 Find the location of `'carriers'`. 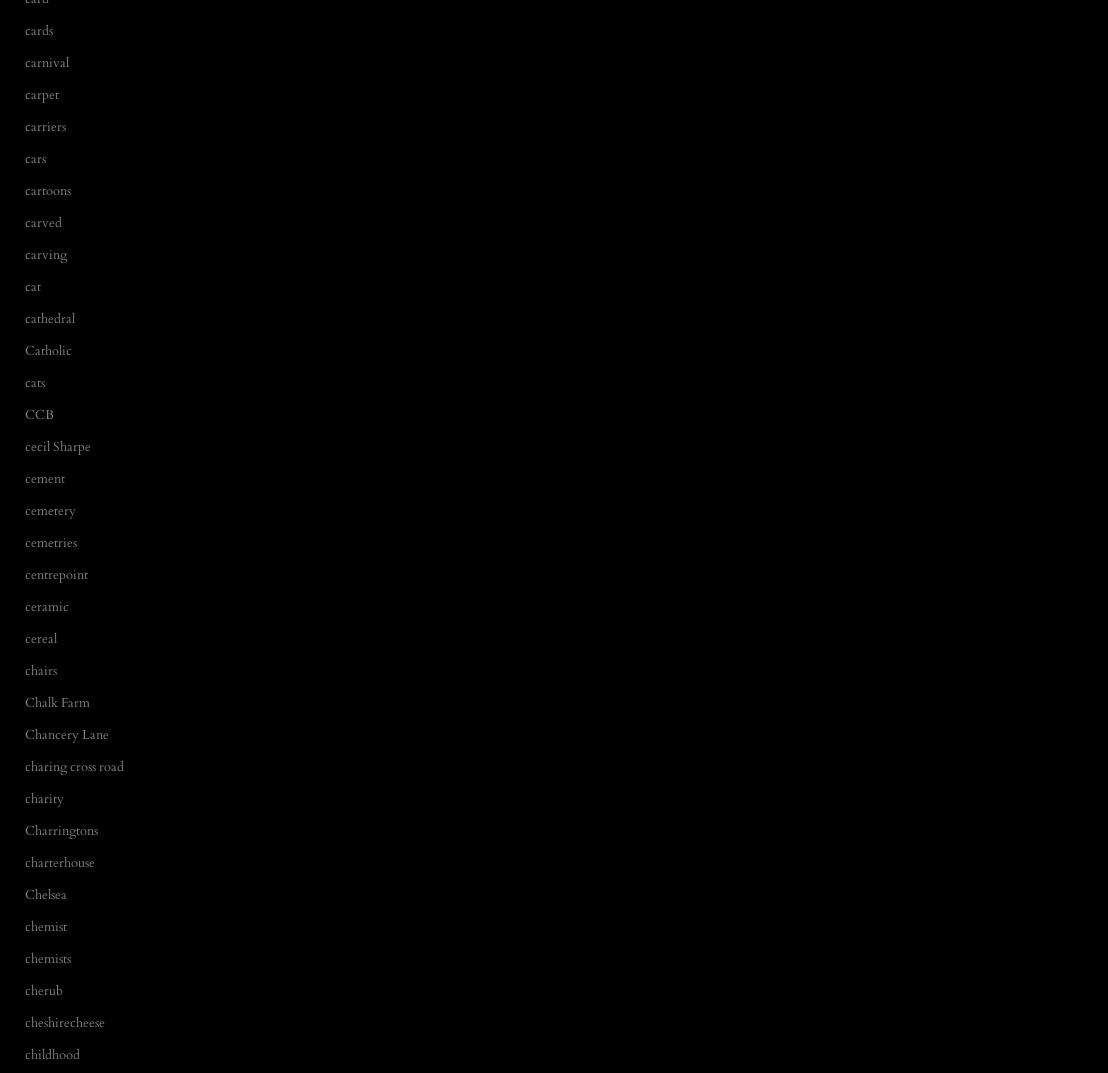

'carriers' is located at coordinates (45, 124).